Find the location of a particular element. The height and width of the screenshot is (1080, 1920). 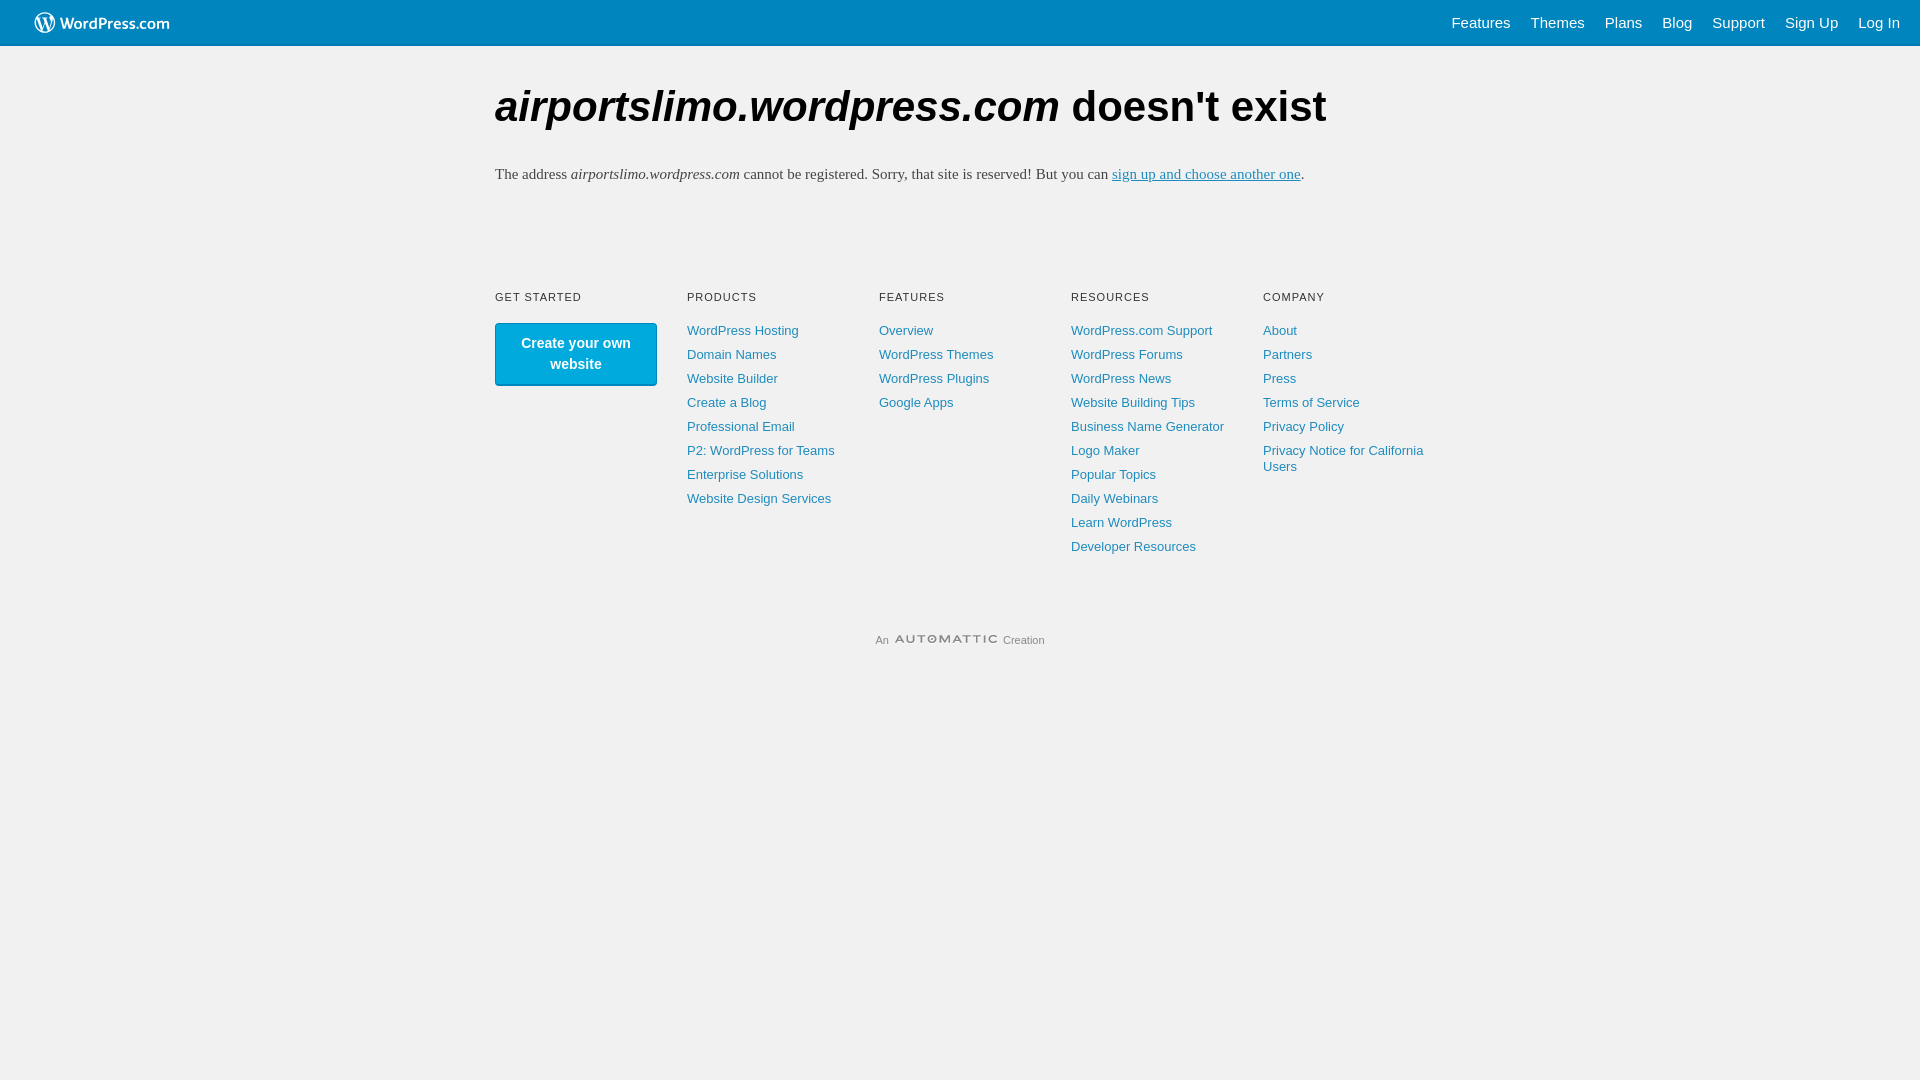

'Terms of Service' is located at coordinates (1261, 402).